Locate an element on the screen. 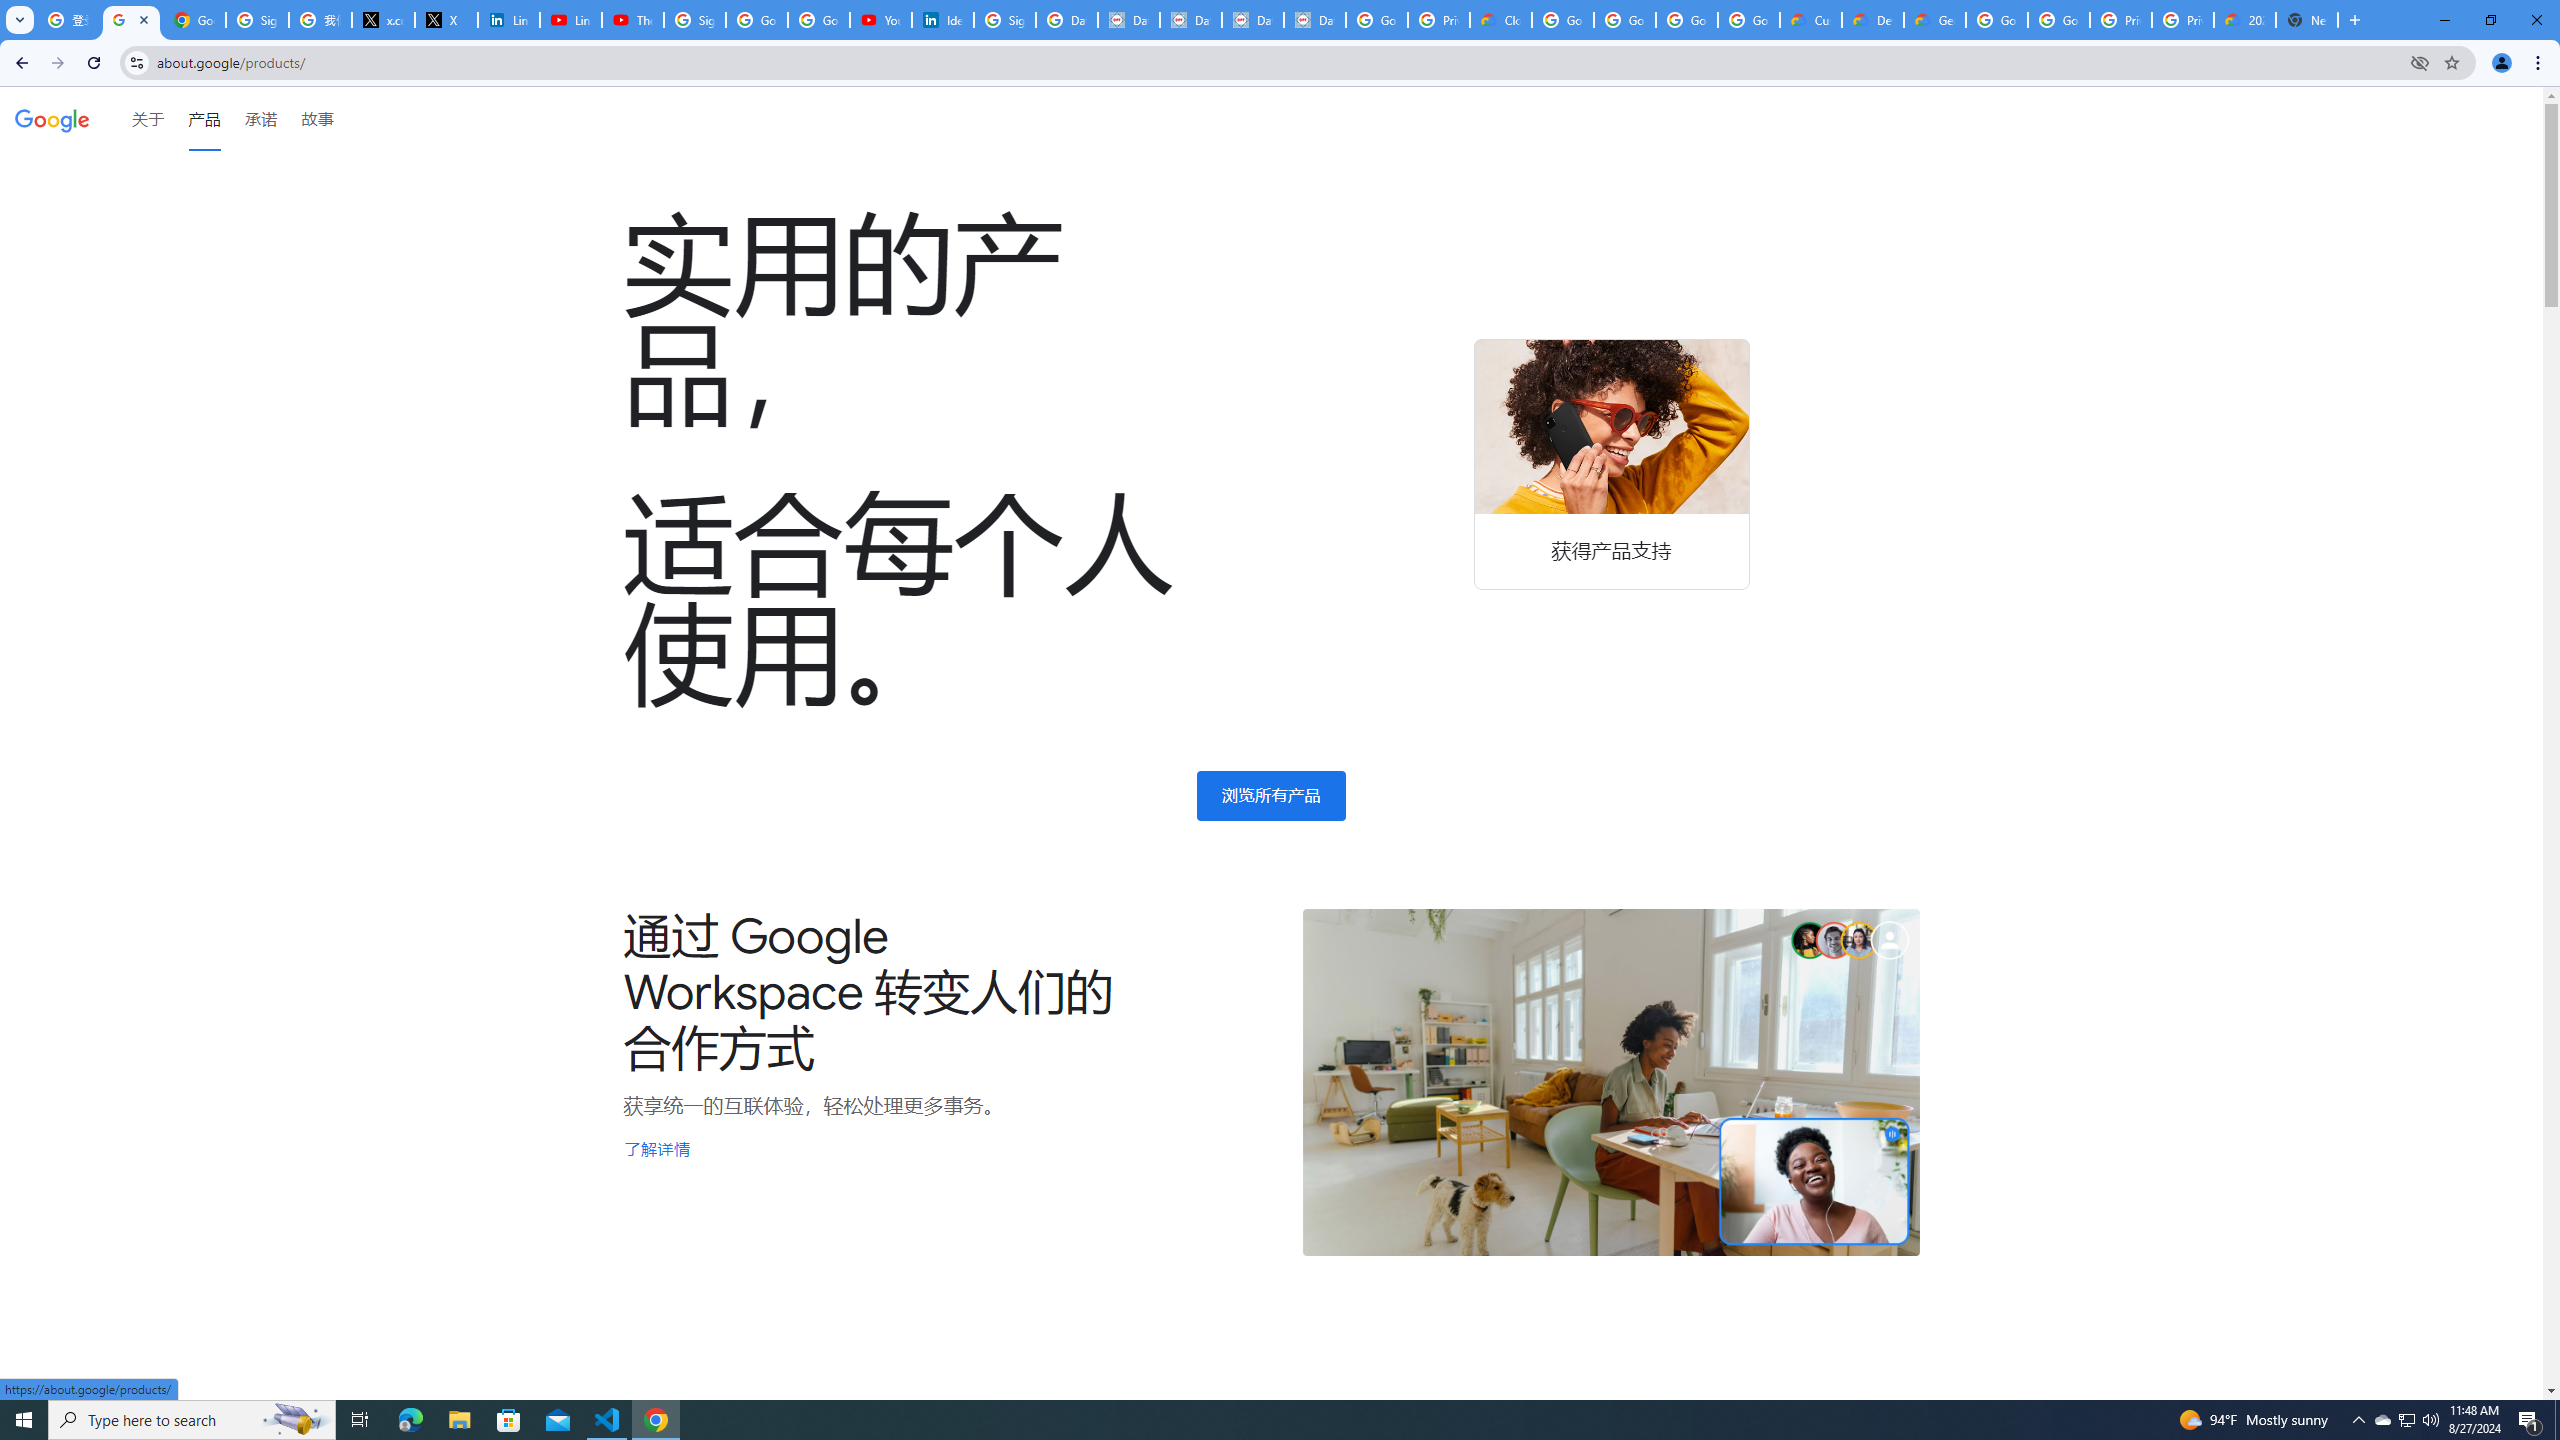 The height and width of the screenshot is (1440, 2560). 'Sign in - Google Accounts' is located at coordinates (256, 19).